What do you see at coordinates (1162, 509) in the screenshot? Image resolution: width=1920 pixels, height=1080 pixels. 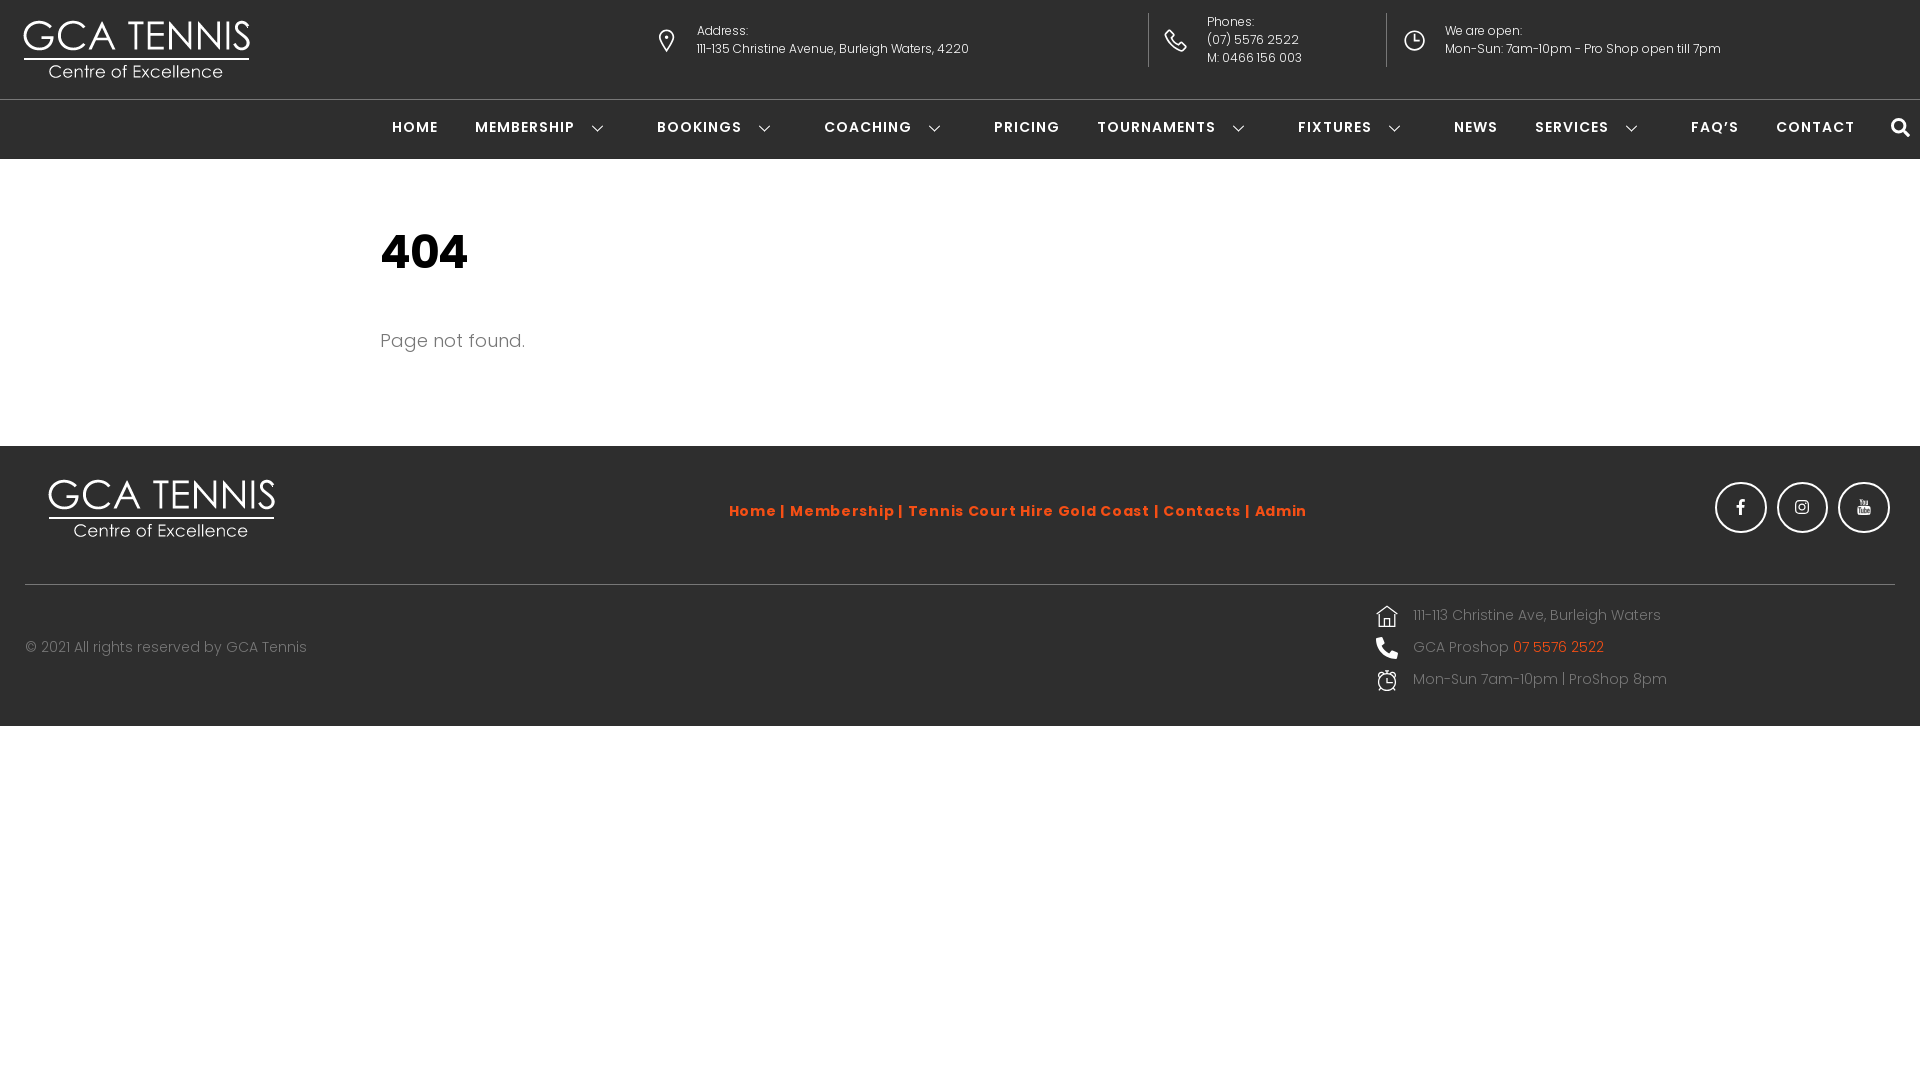 I see `'Contacts |'` at bounding box center [1162, 509].